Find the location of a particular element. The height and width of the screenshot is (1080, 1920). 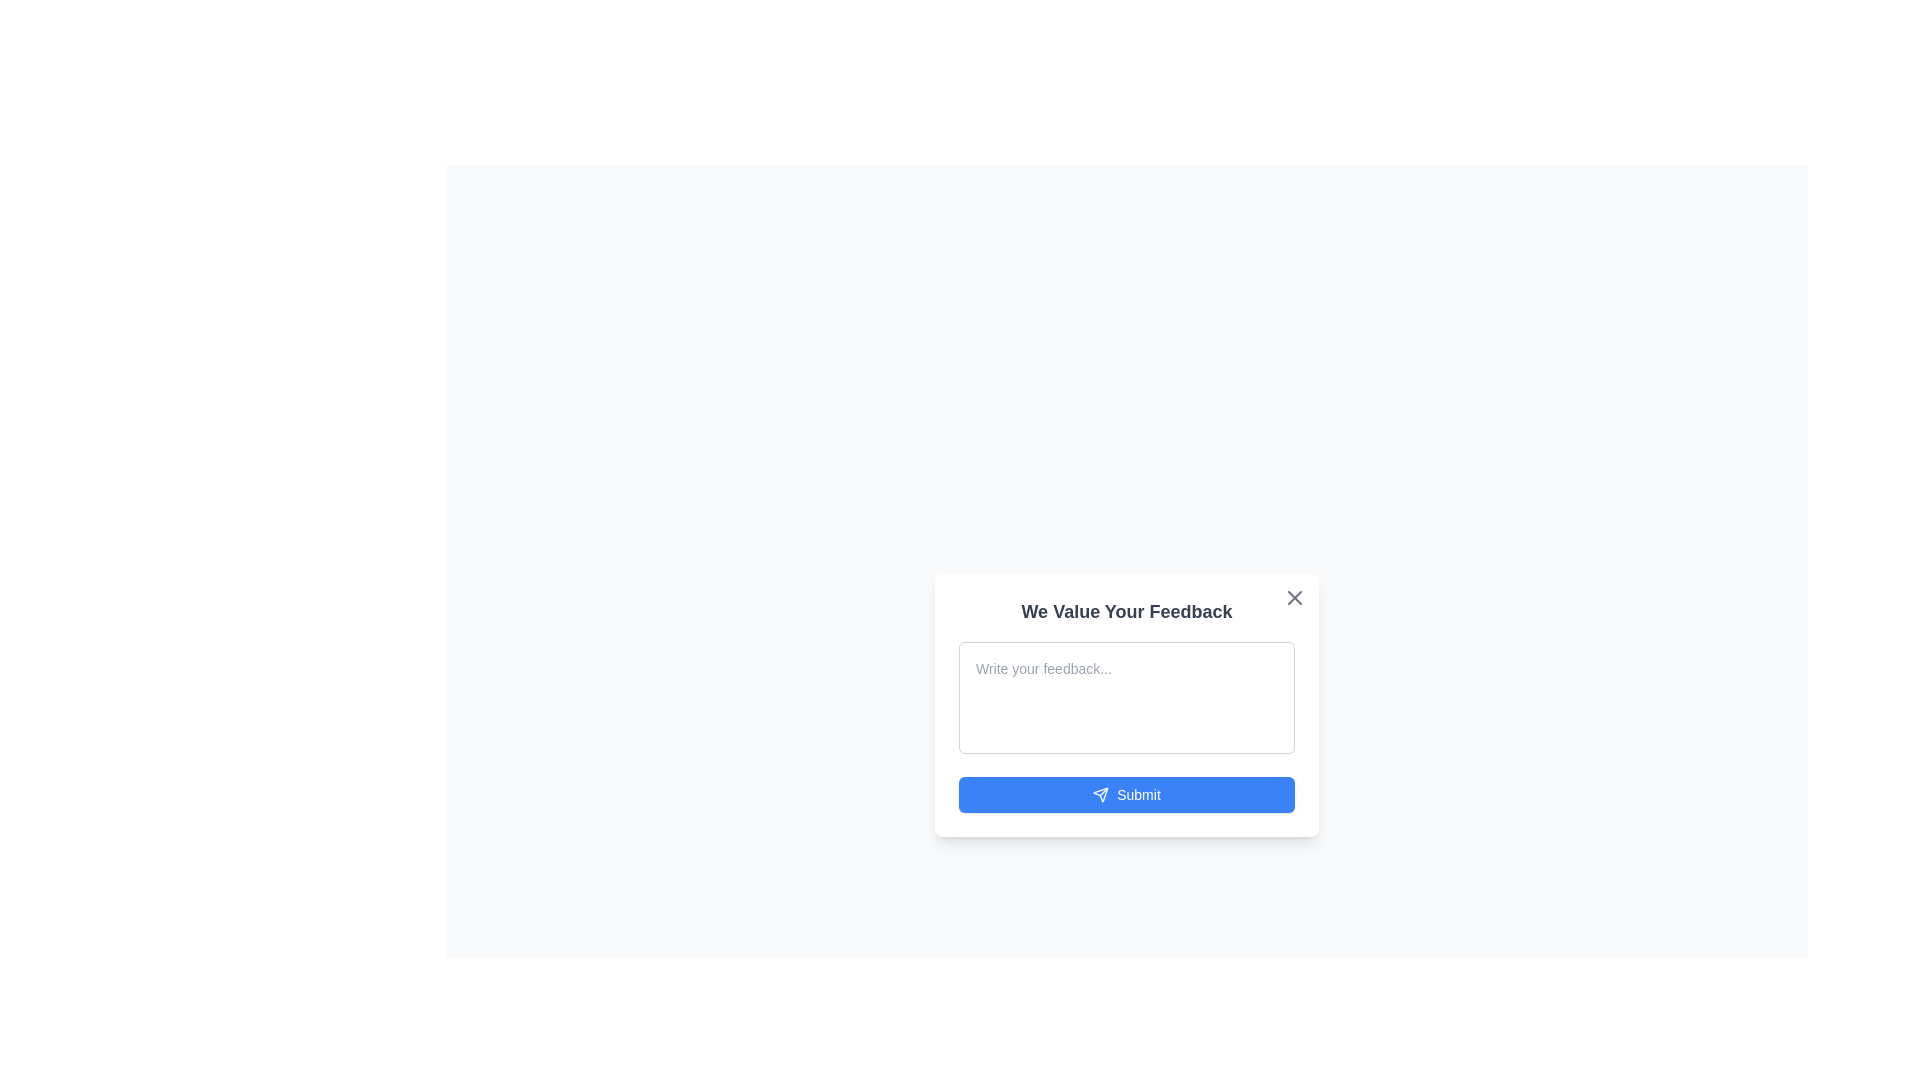

the 'Submit' button with a blue background and white text, located at the bottom of the feedback modal for accessibility is located at coordinates (1127, 793).